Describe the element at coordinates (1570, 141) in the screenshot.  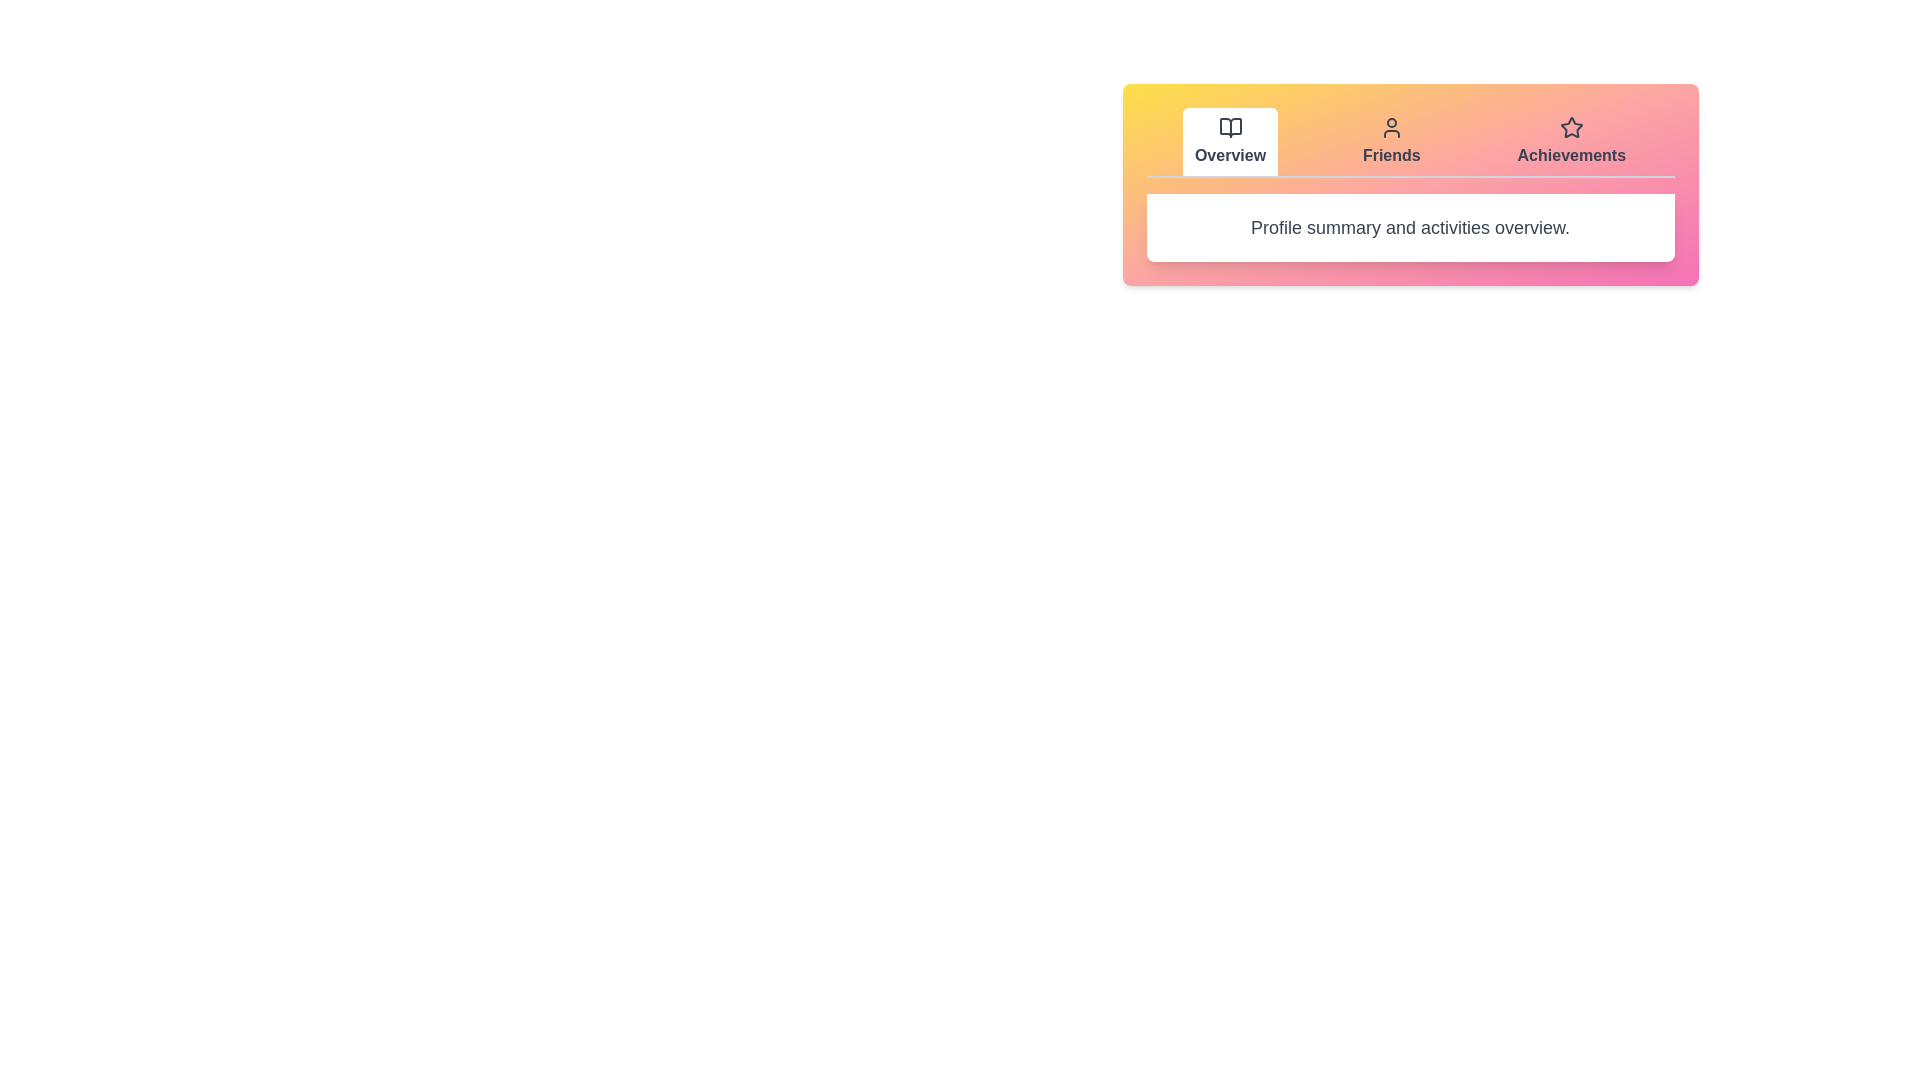
I see `the Achievements tab` at that location.